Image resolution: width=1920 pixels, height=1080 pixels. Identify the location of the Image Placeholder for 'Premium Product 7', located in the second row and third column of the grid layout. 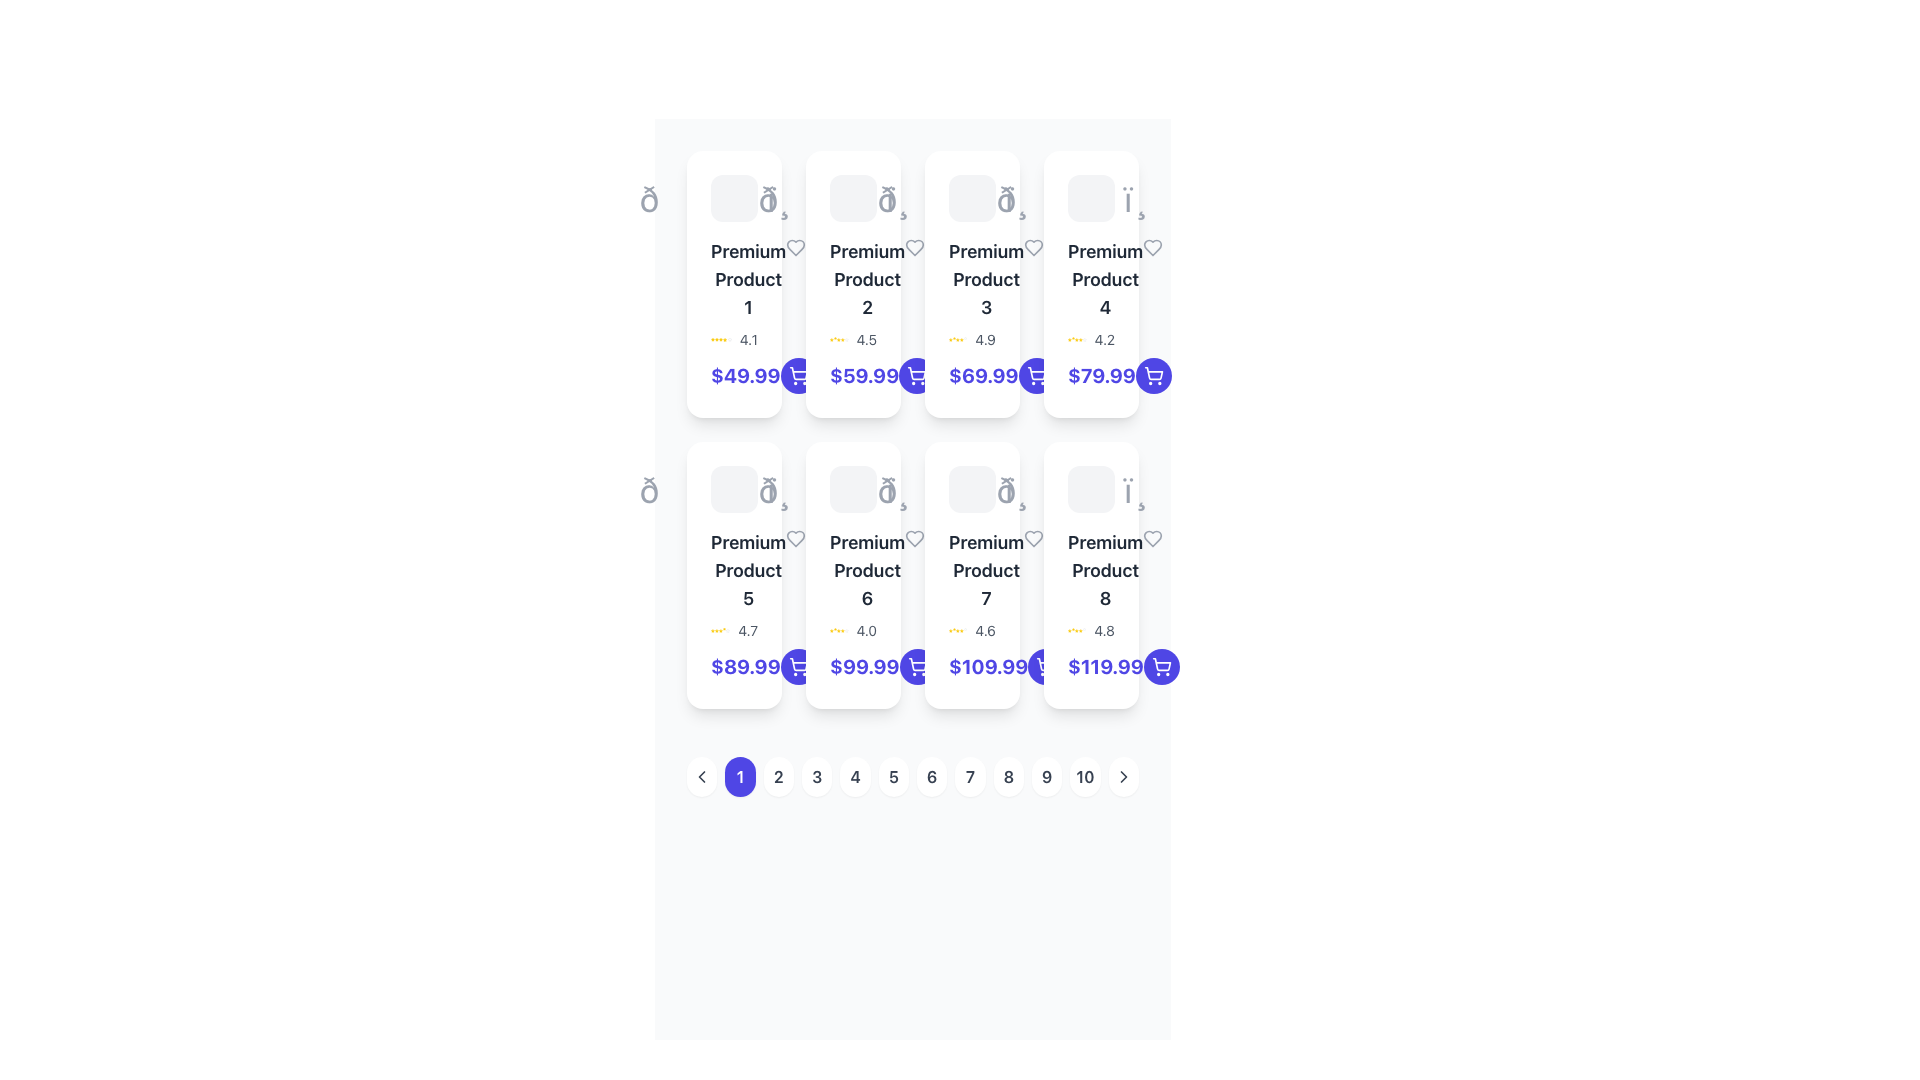
(972, 489).